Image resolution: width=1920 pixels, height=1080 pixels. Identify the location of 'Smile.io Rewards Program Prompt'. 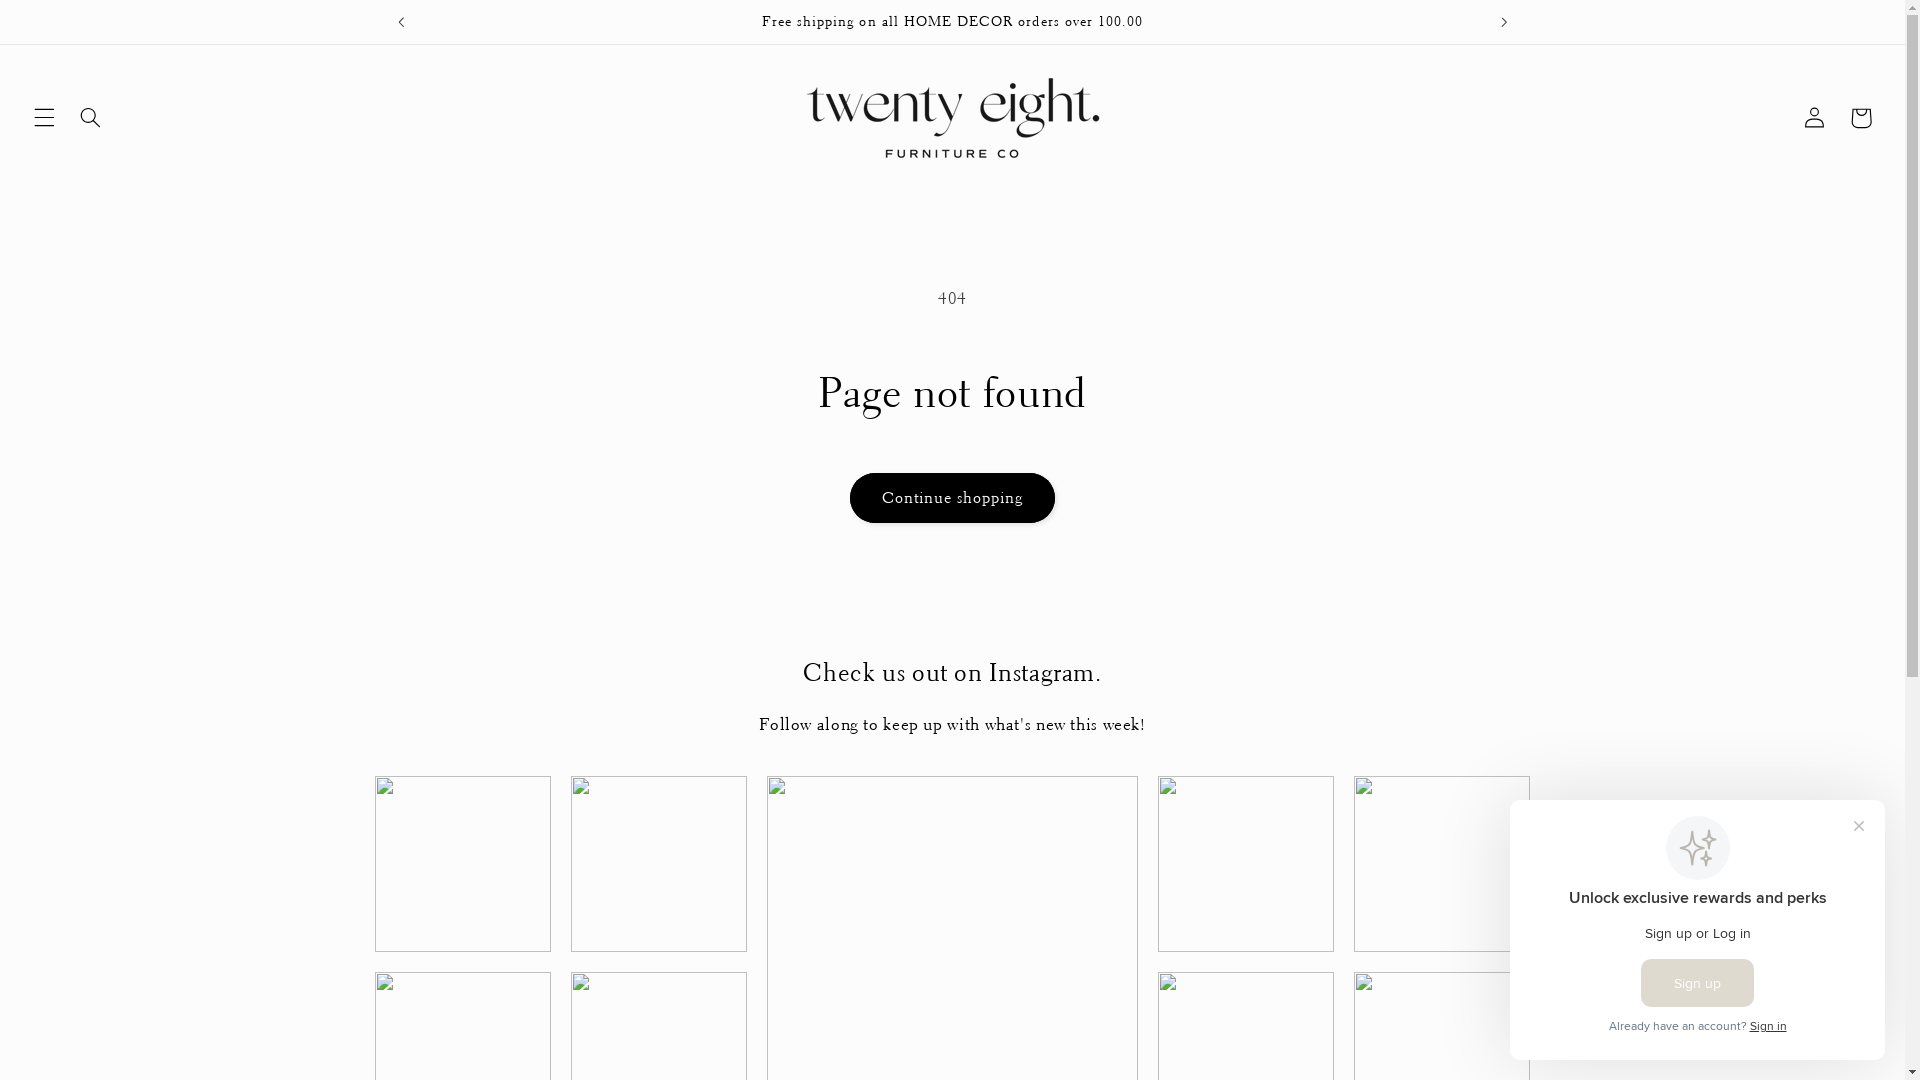
(1696, 929).